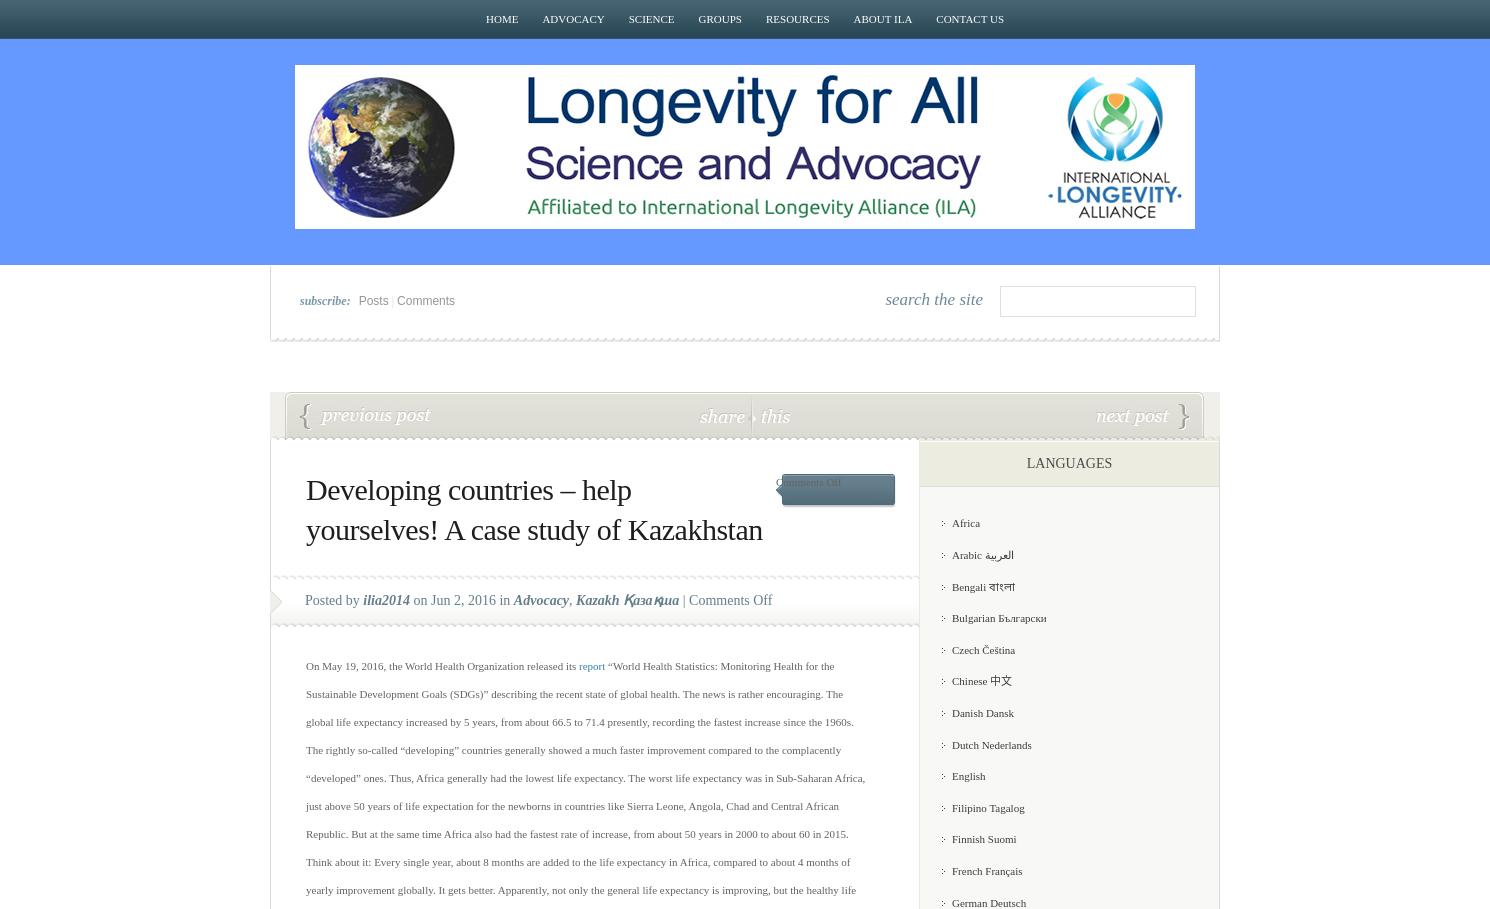  What do you see at coordinates (540, 600) in the screenshot?
I see `'Advocacy'` at bounding box center [540, 600].